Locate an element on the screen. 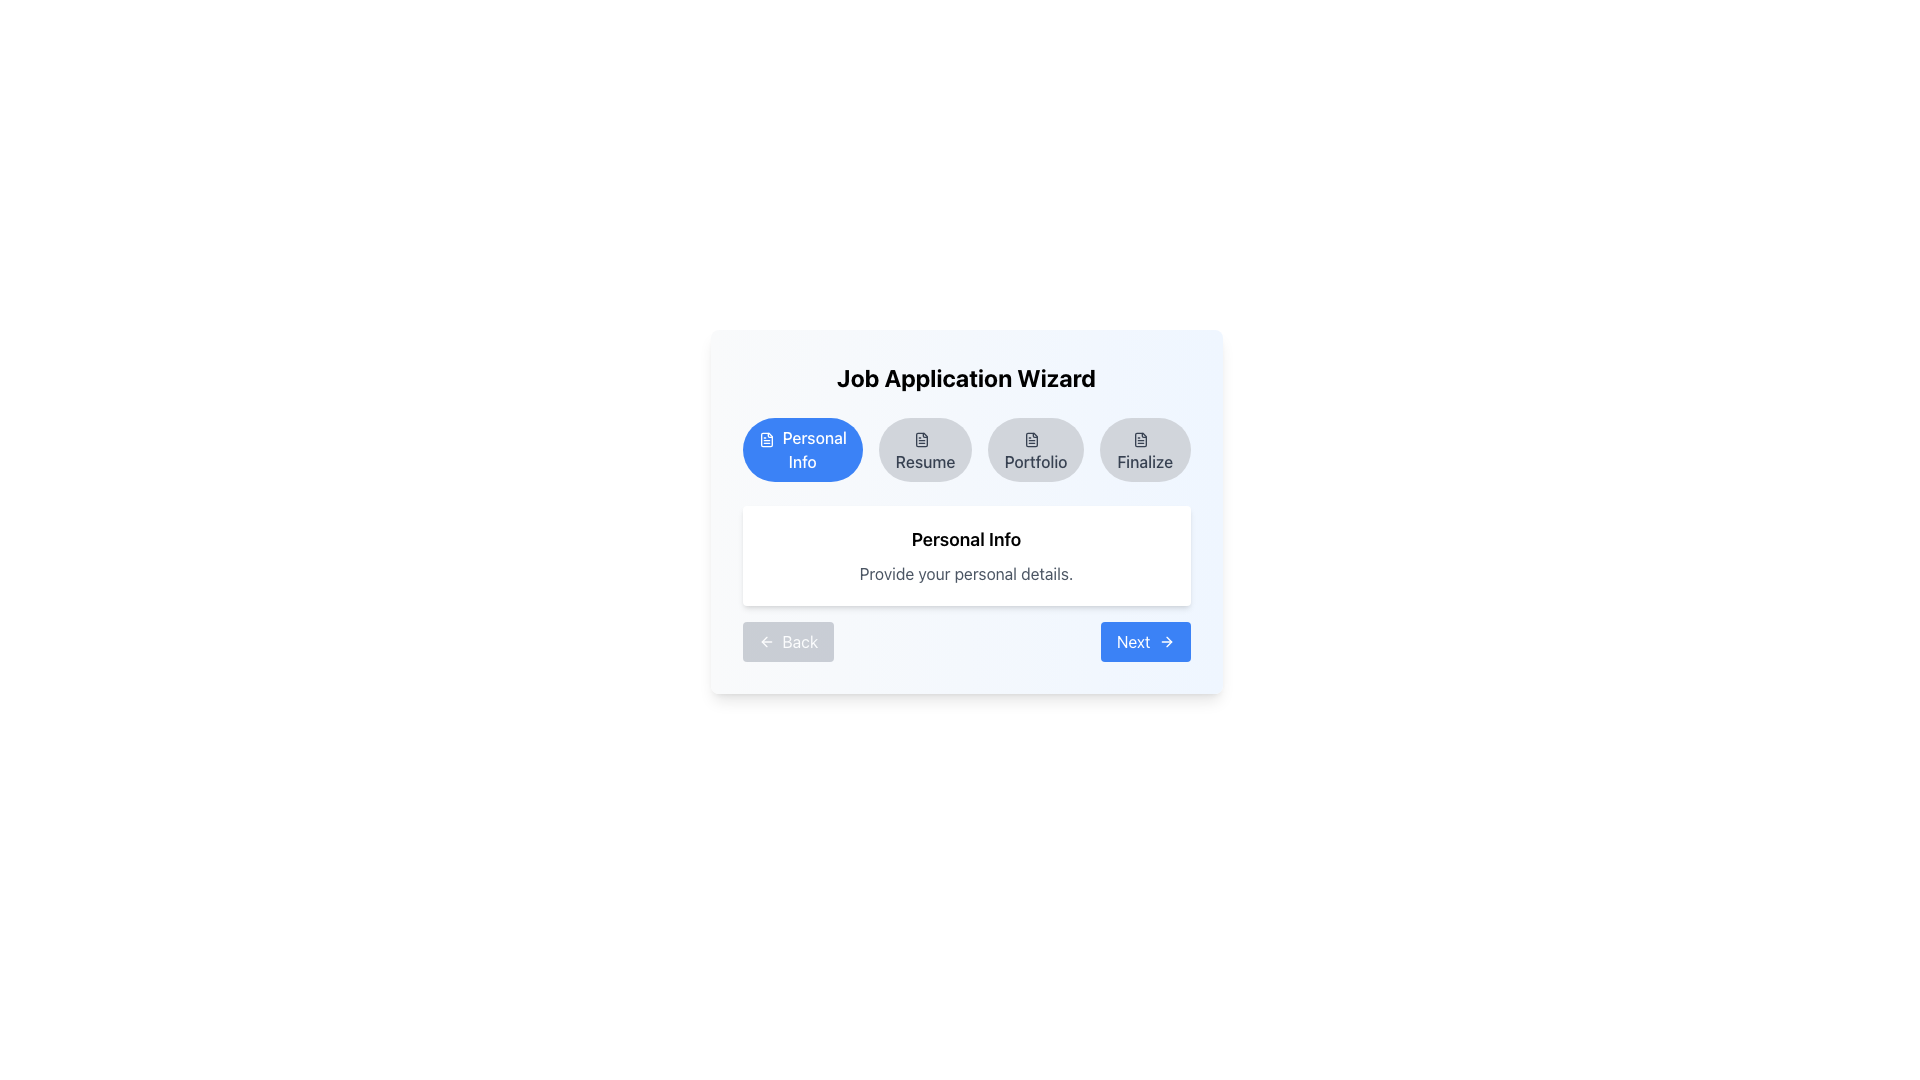 The image size is (1920, 1080). the visual indicator icon for the 'Personal Info' tab in the Job Application Wizard interface, located to the left of the Resume tab is located at coordinates (765, 438).